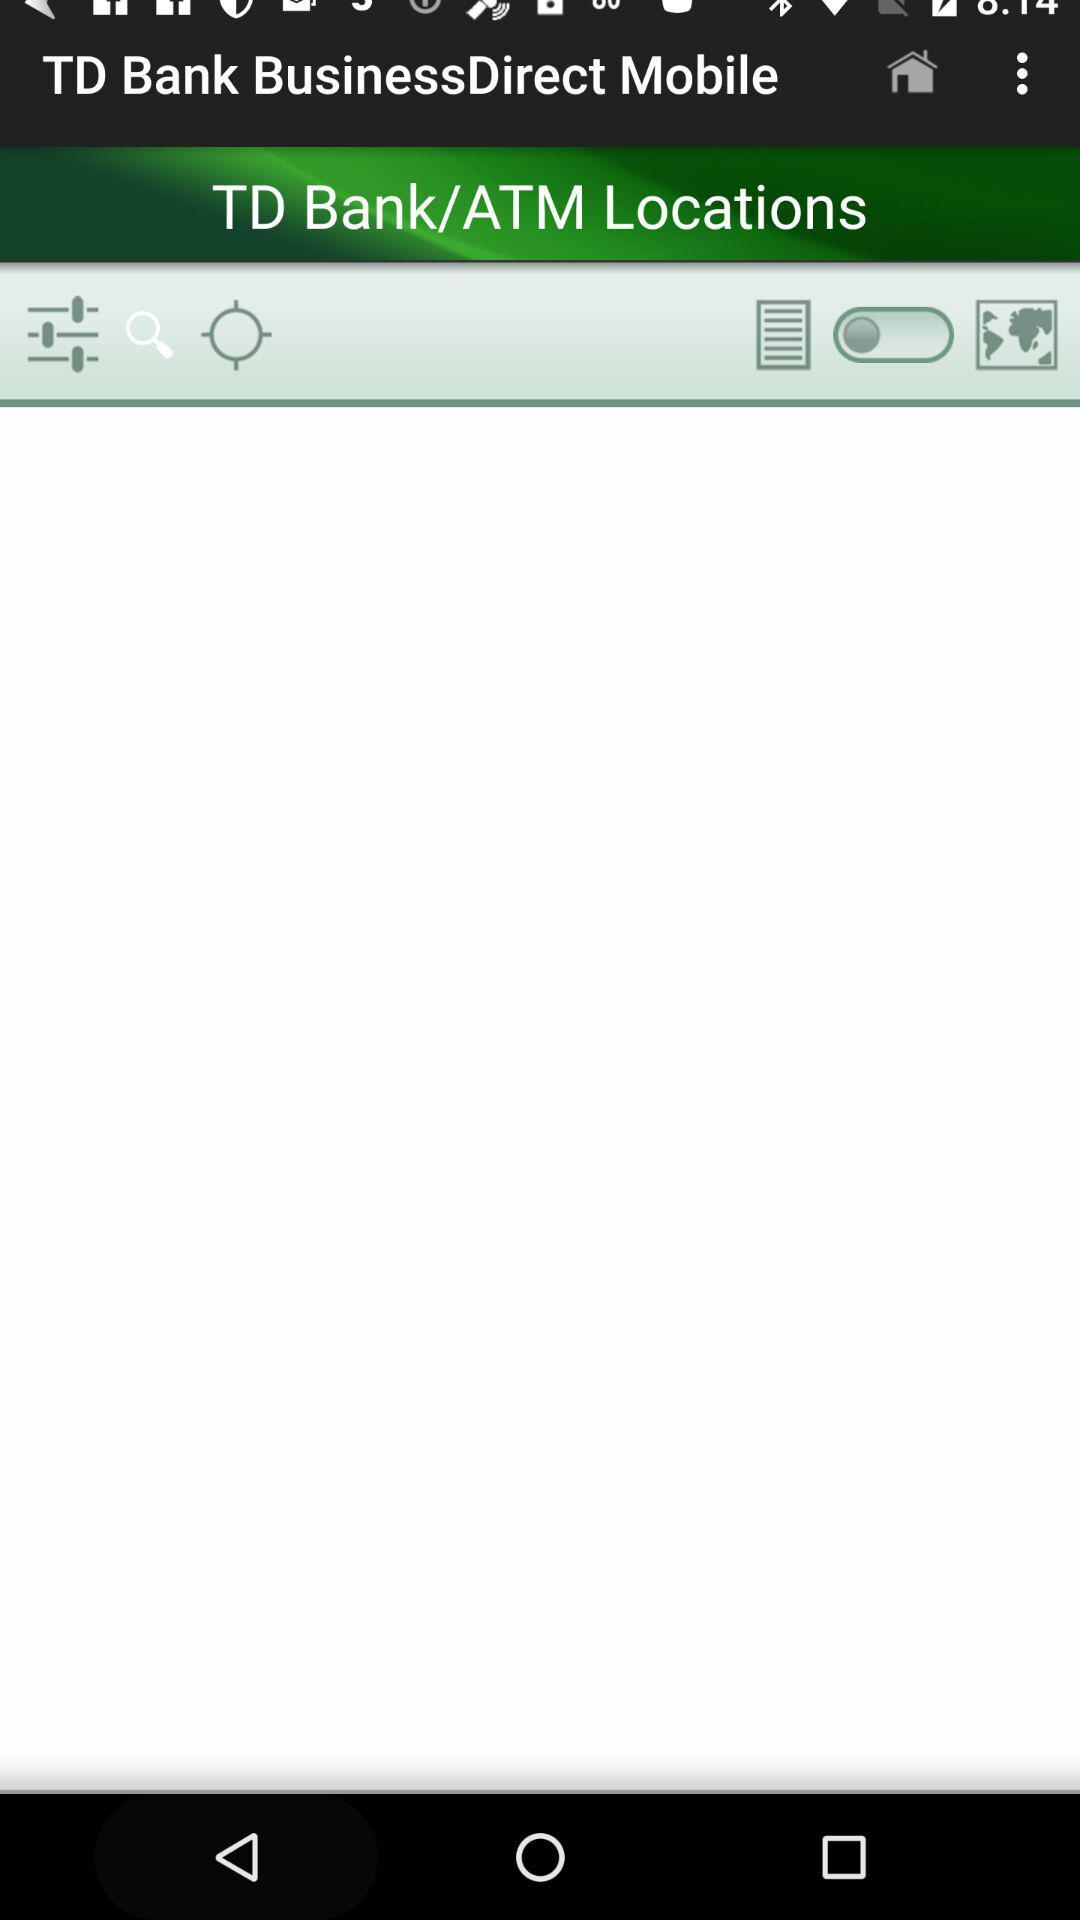  What do you see at coordinates (148, 334) in the screenshot?
I see `the search icon` at bounding box center [148, 334].